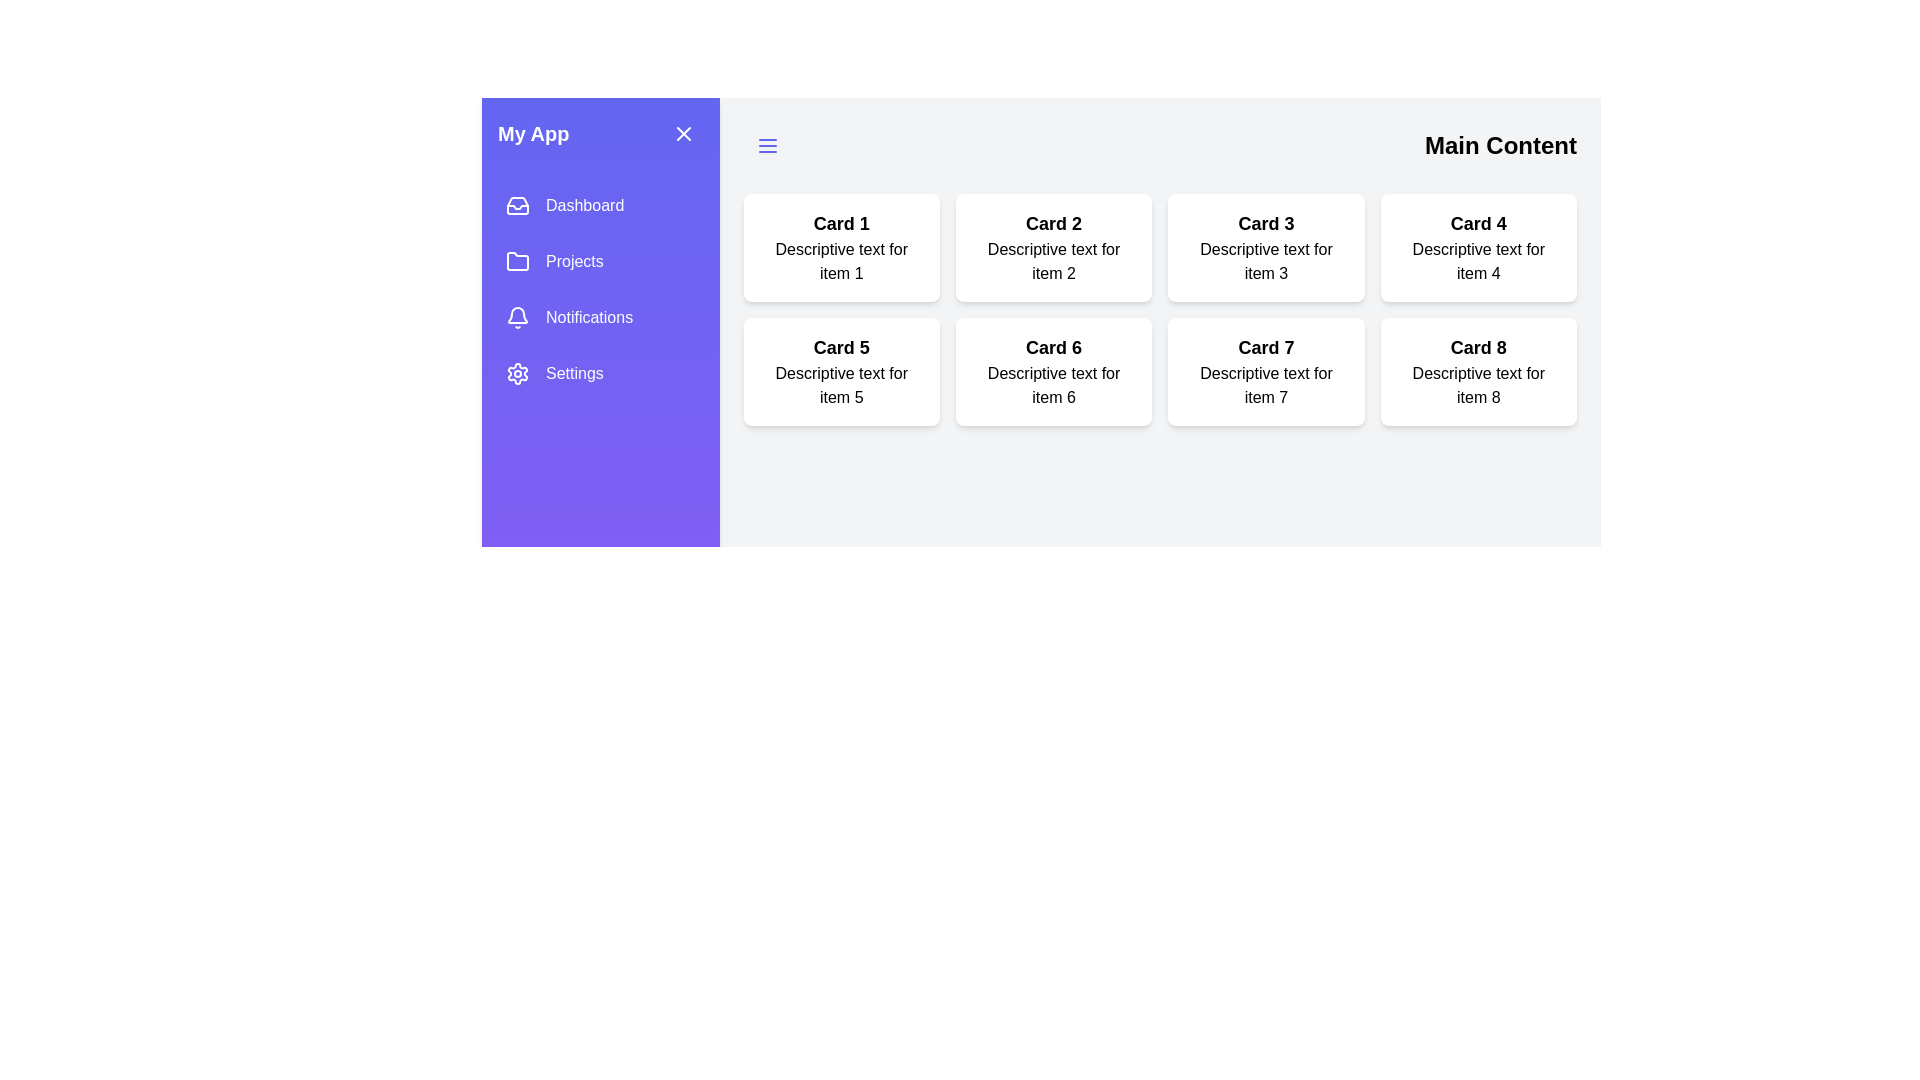  I want to click on the sidebar menu item Projects, so click(599, 261).